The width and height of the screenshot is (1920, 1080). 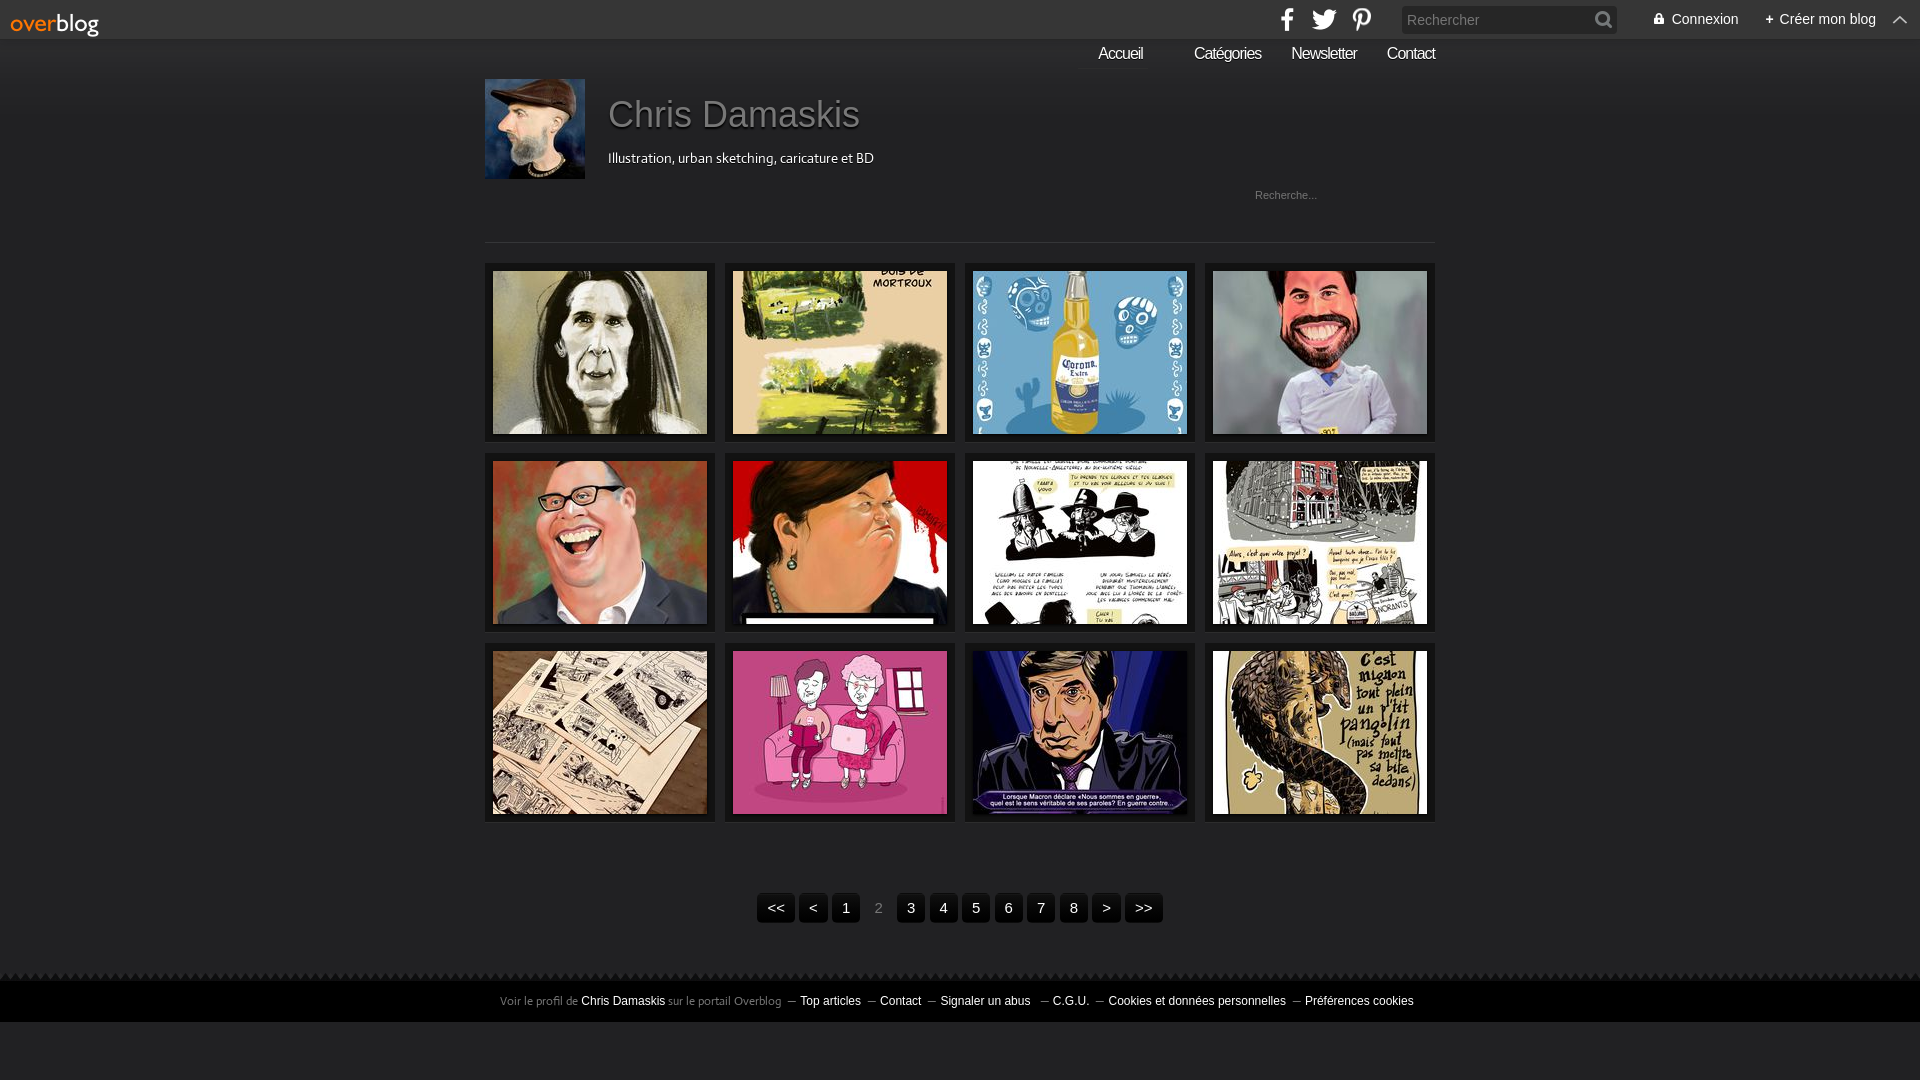 I want to click on 'Newsletter', so click(x=1324, y=53).